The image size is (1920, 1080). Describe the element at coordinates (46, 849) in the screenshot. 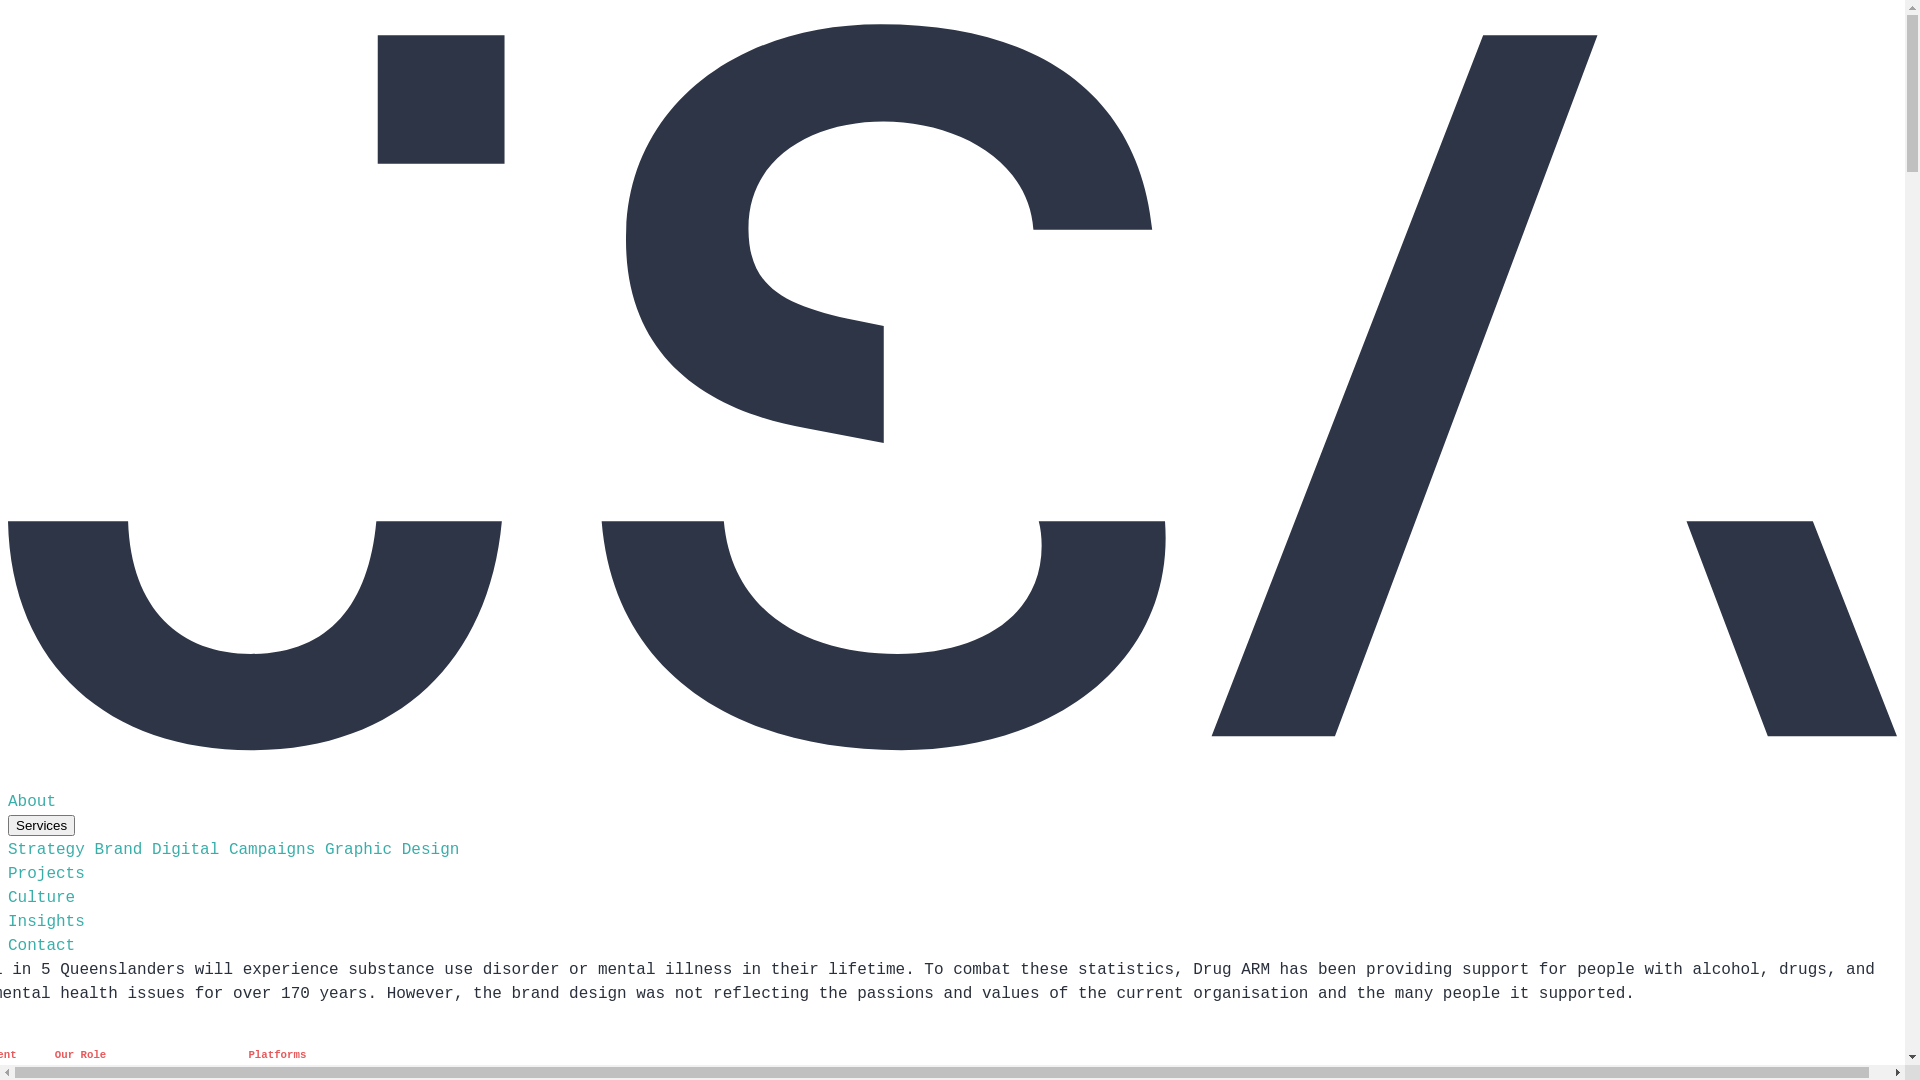

I see `'Strategy'` at that location.